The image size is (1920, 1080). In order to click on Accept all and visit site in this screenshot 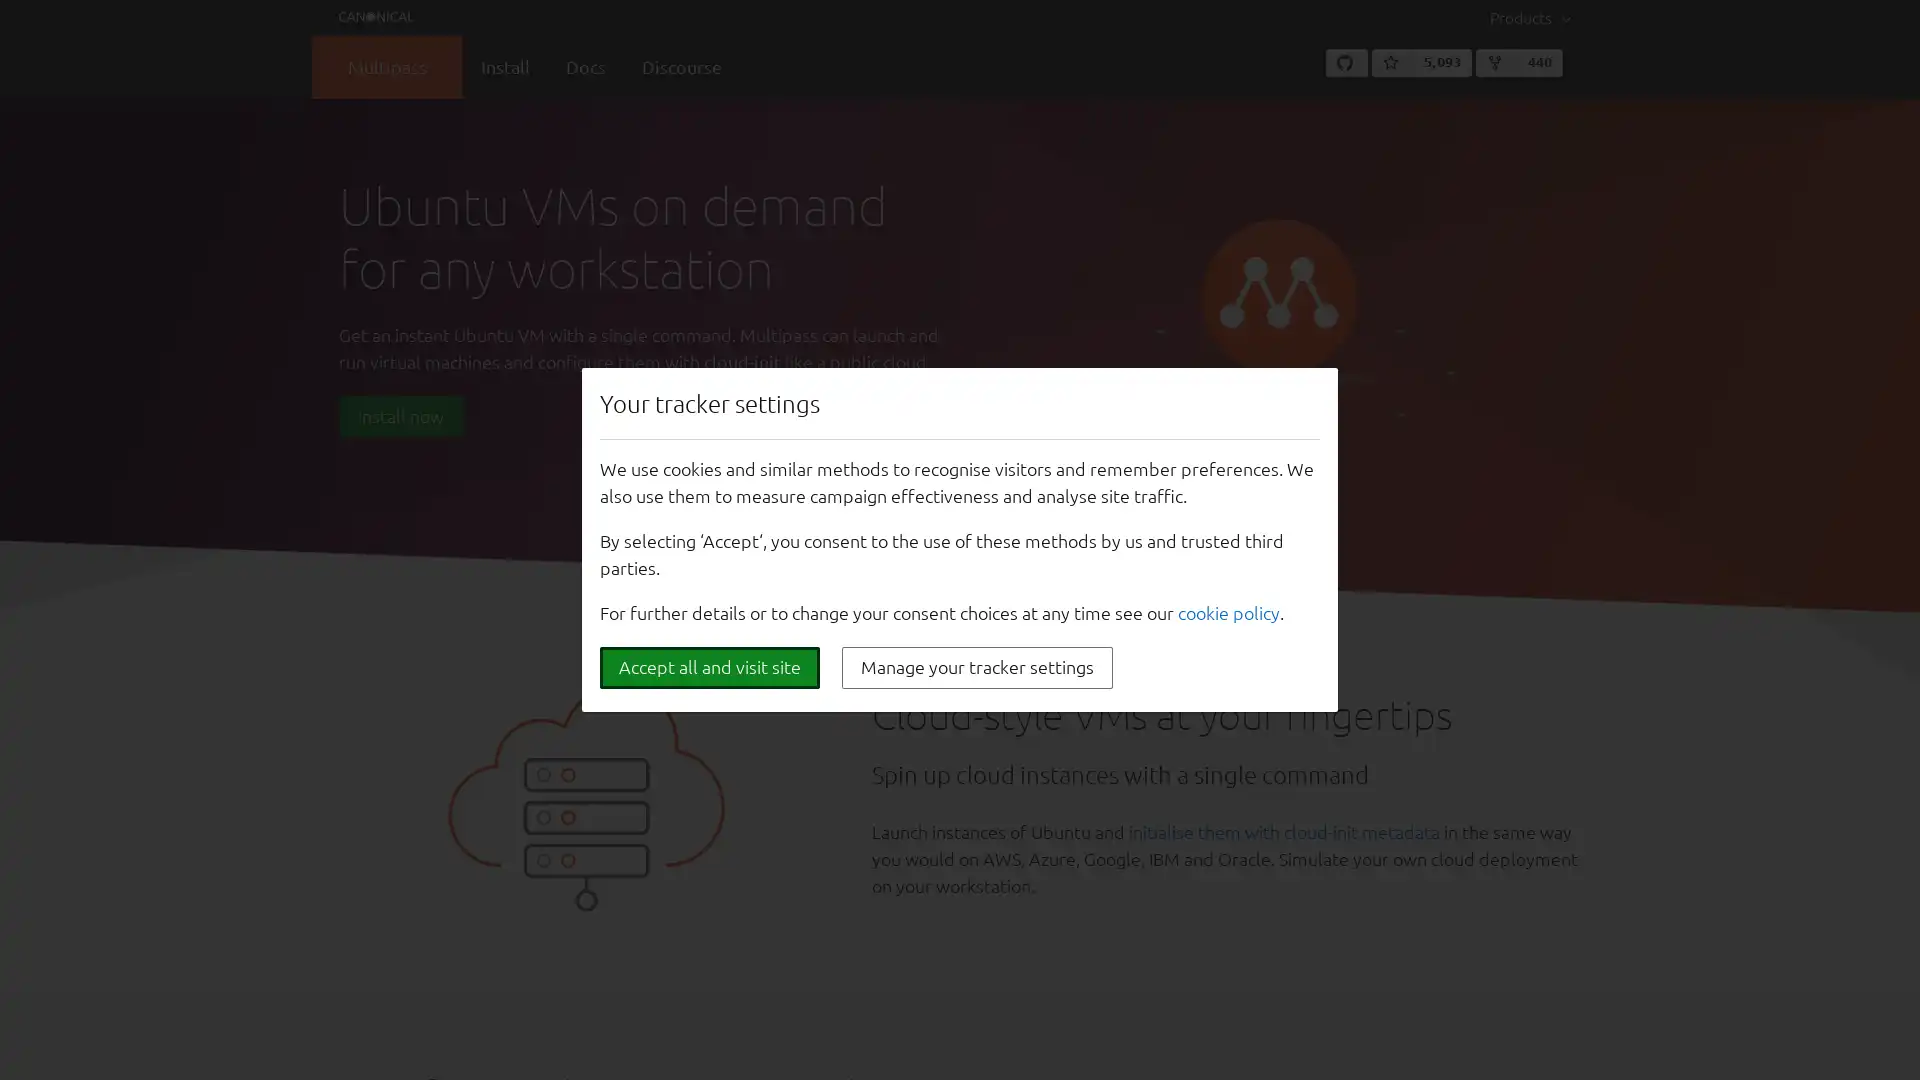, I will do `click(710, 667)`.